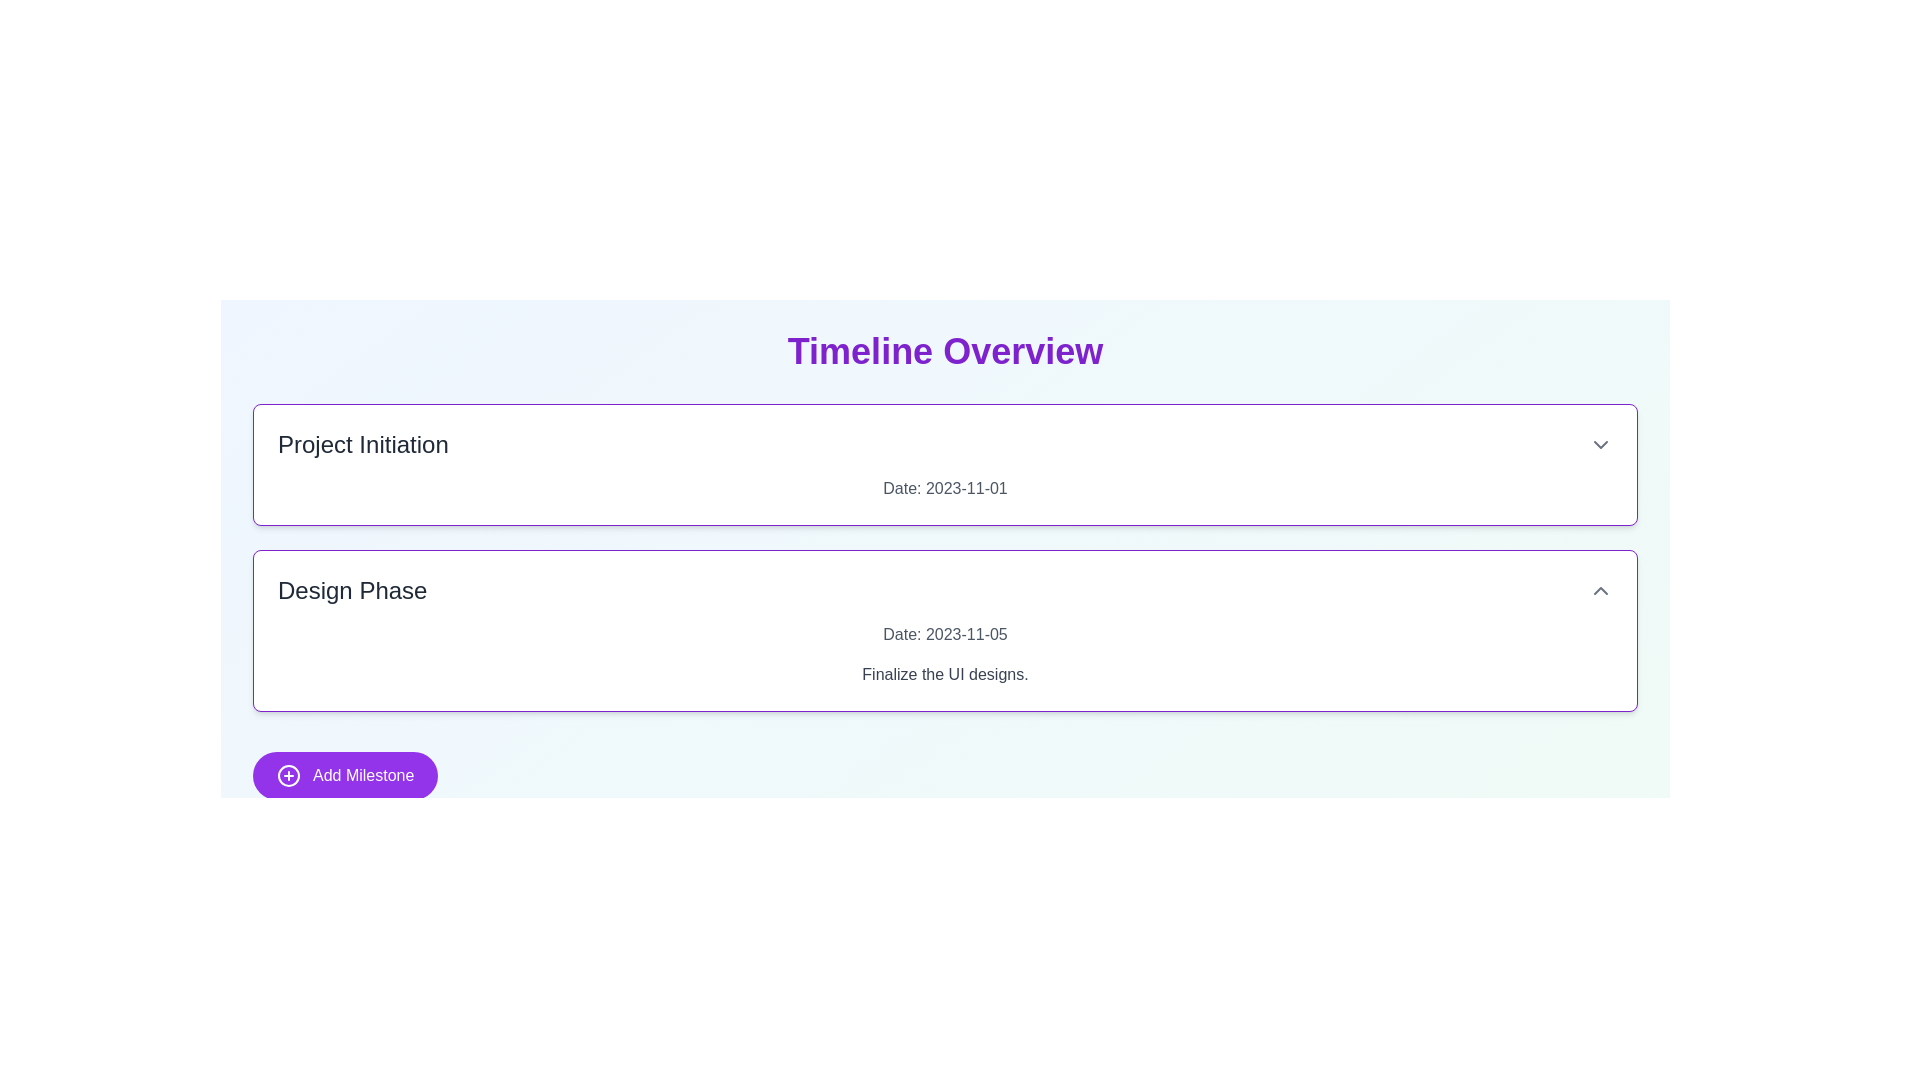 This screenshot has height=1080, width=1920. What do you see at coordinates (1601, 589) in the screenshot?
I see `the icon button at the far-right end of the 'Design Phase' card title bar` at bounding box center [1601, 589].